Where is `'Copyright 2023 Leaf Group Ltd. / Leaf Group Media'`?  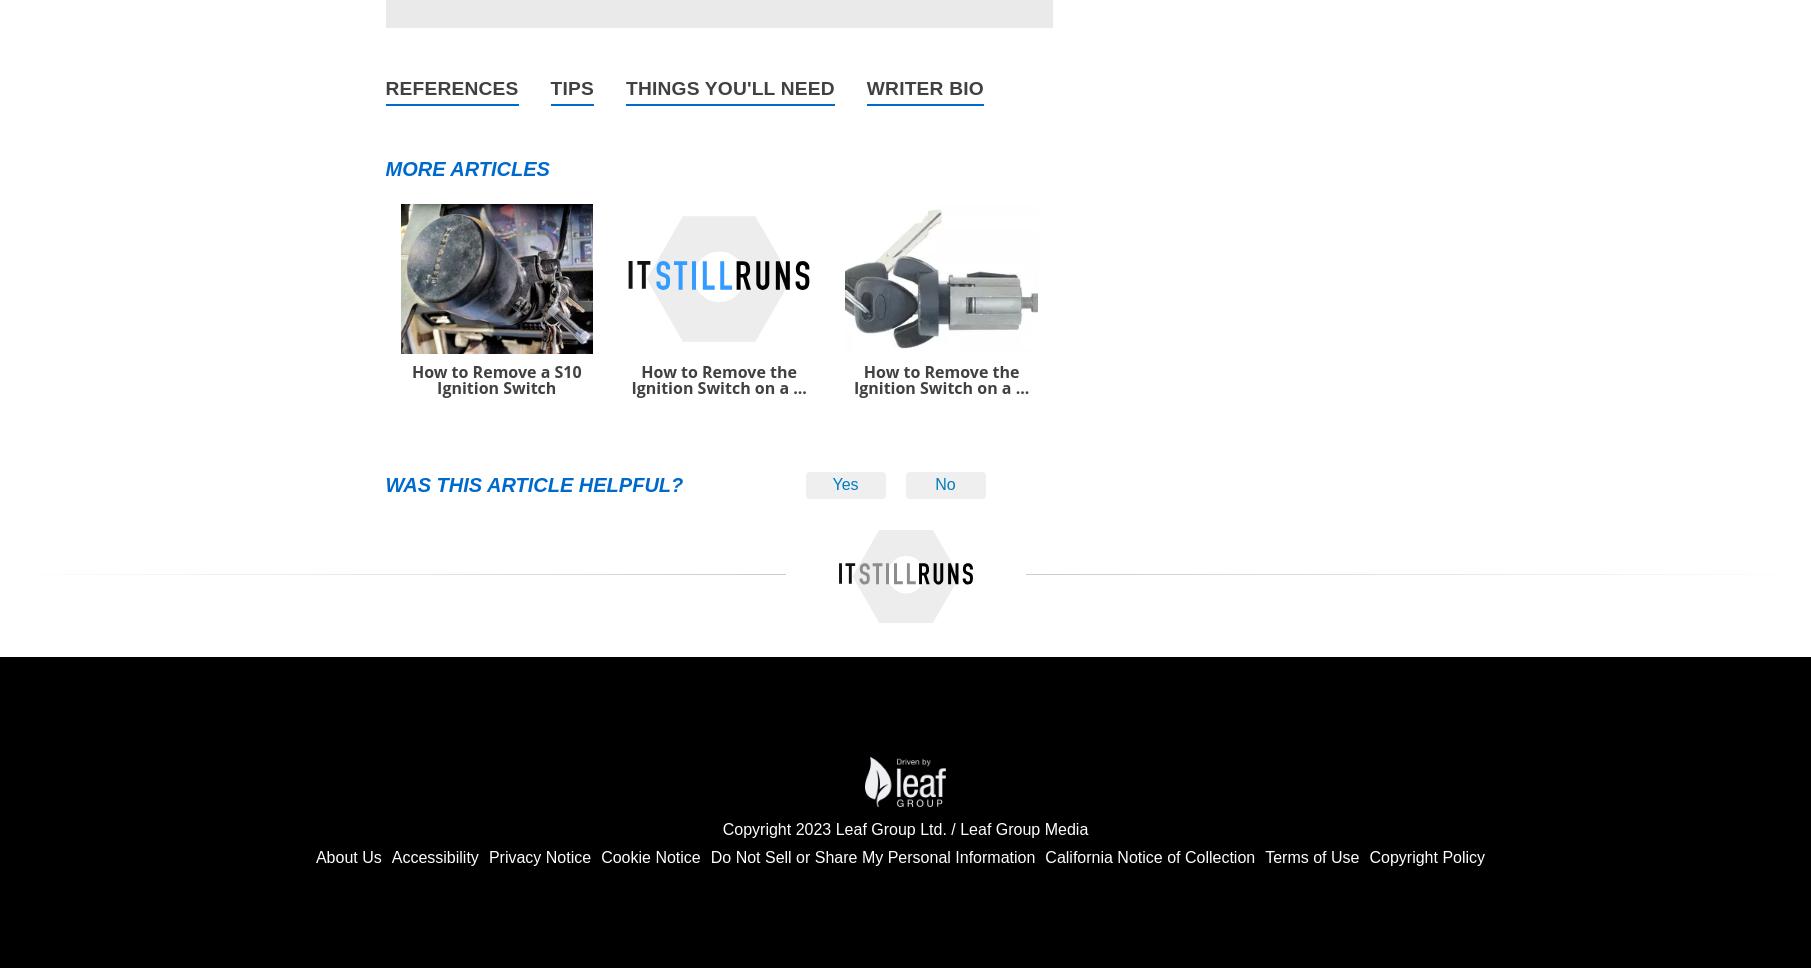
'Copyright 2023 Leaf Group Ltd. / Leaf Group Media' is located at coordinates (721, 828).